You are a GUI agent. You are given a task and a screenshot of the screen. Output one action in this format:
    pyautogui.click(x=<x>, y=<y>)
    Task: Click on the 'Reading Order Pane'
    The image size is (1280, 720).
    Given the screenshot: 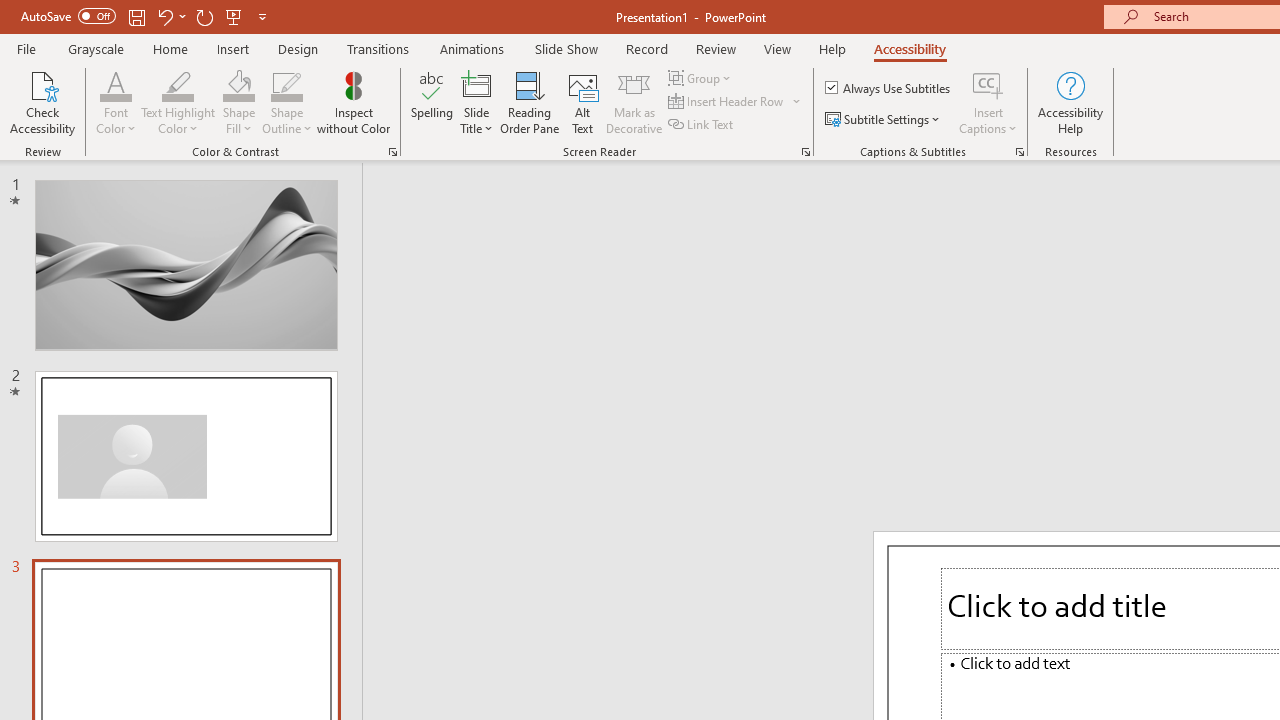 What is the action you would take?
    pyautogui.click(x=529, y=103)
    